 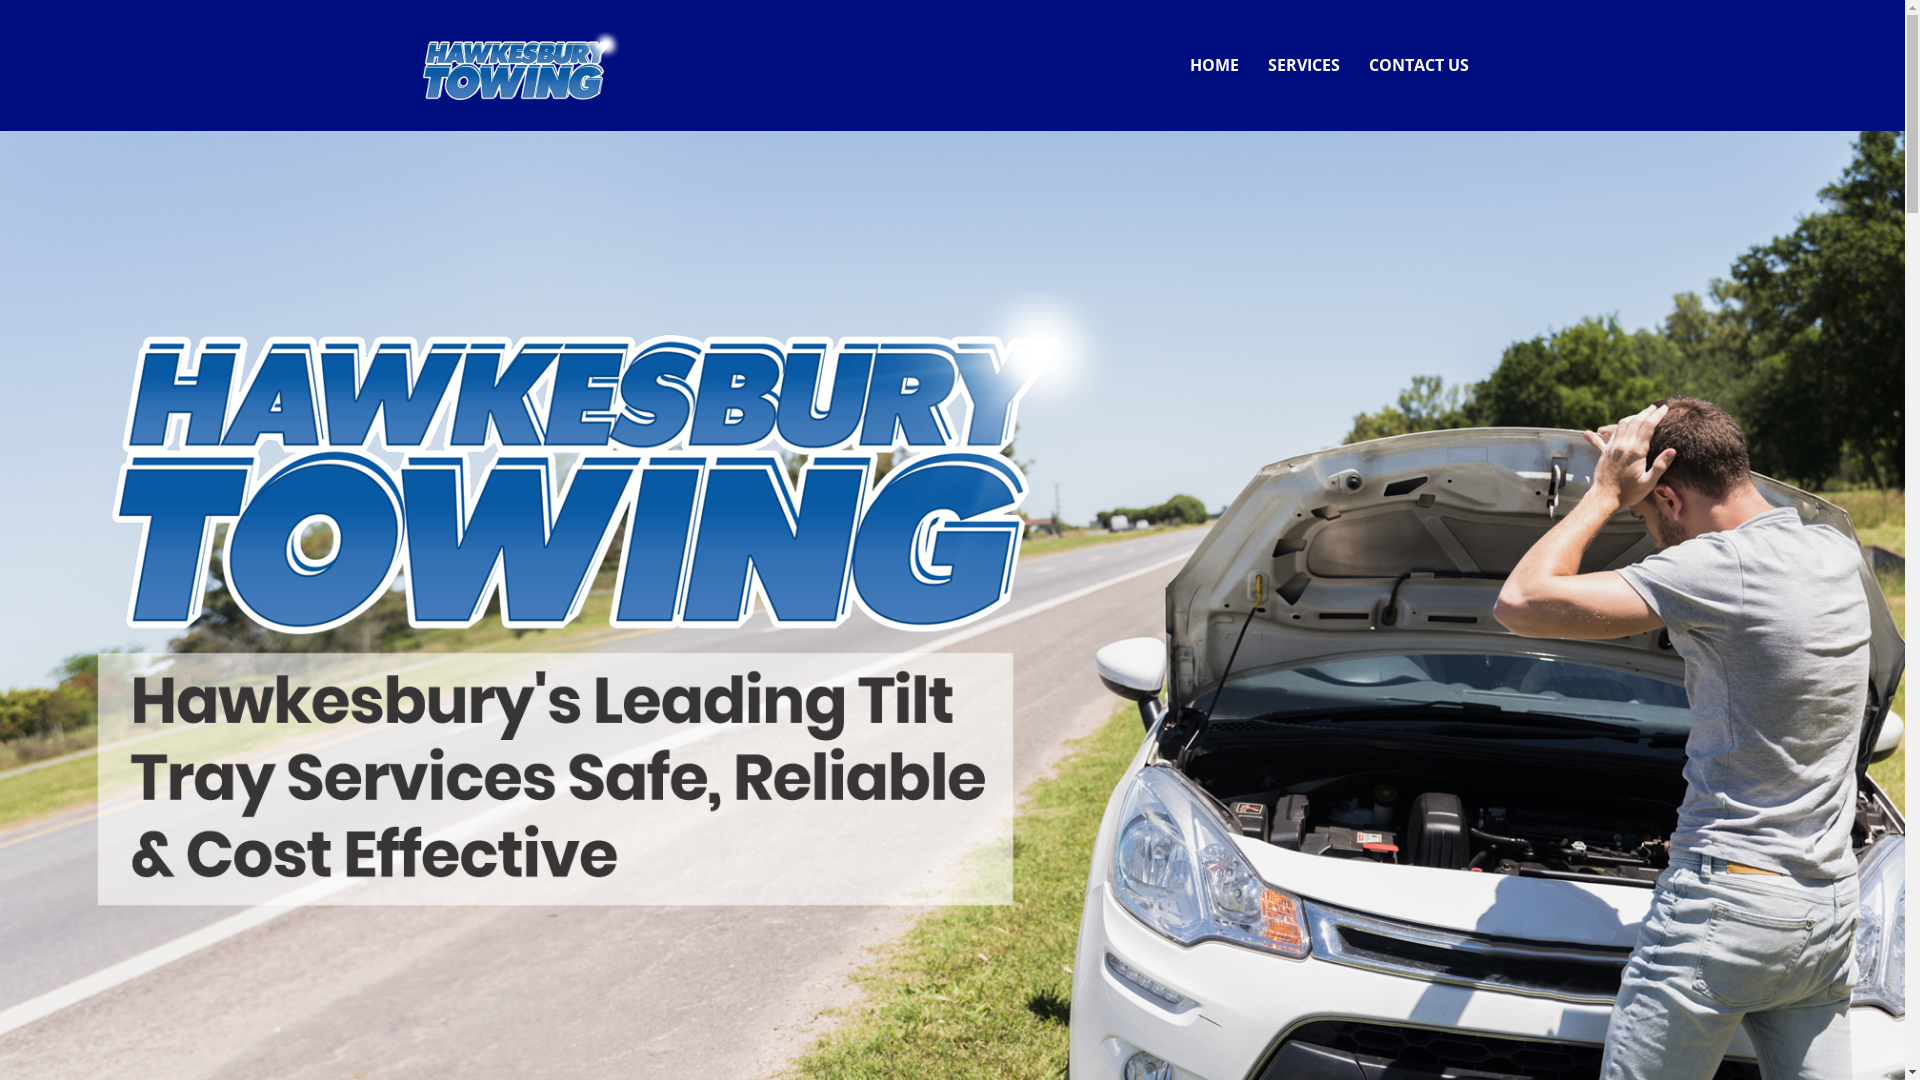 What do you see at coordinates (1213, 64) in the screenshot?
I see `'HOME'` at bounding box center [1213, 64].